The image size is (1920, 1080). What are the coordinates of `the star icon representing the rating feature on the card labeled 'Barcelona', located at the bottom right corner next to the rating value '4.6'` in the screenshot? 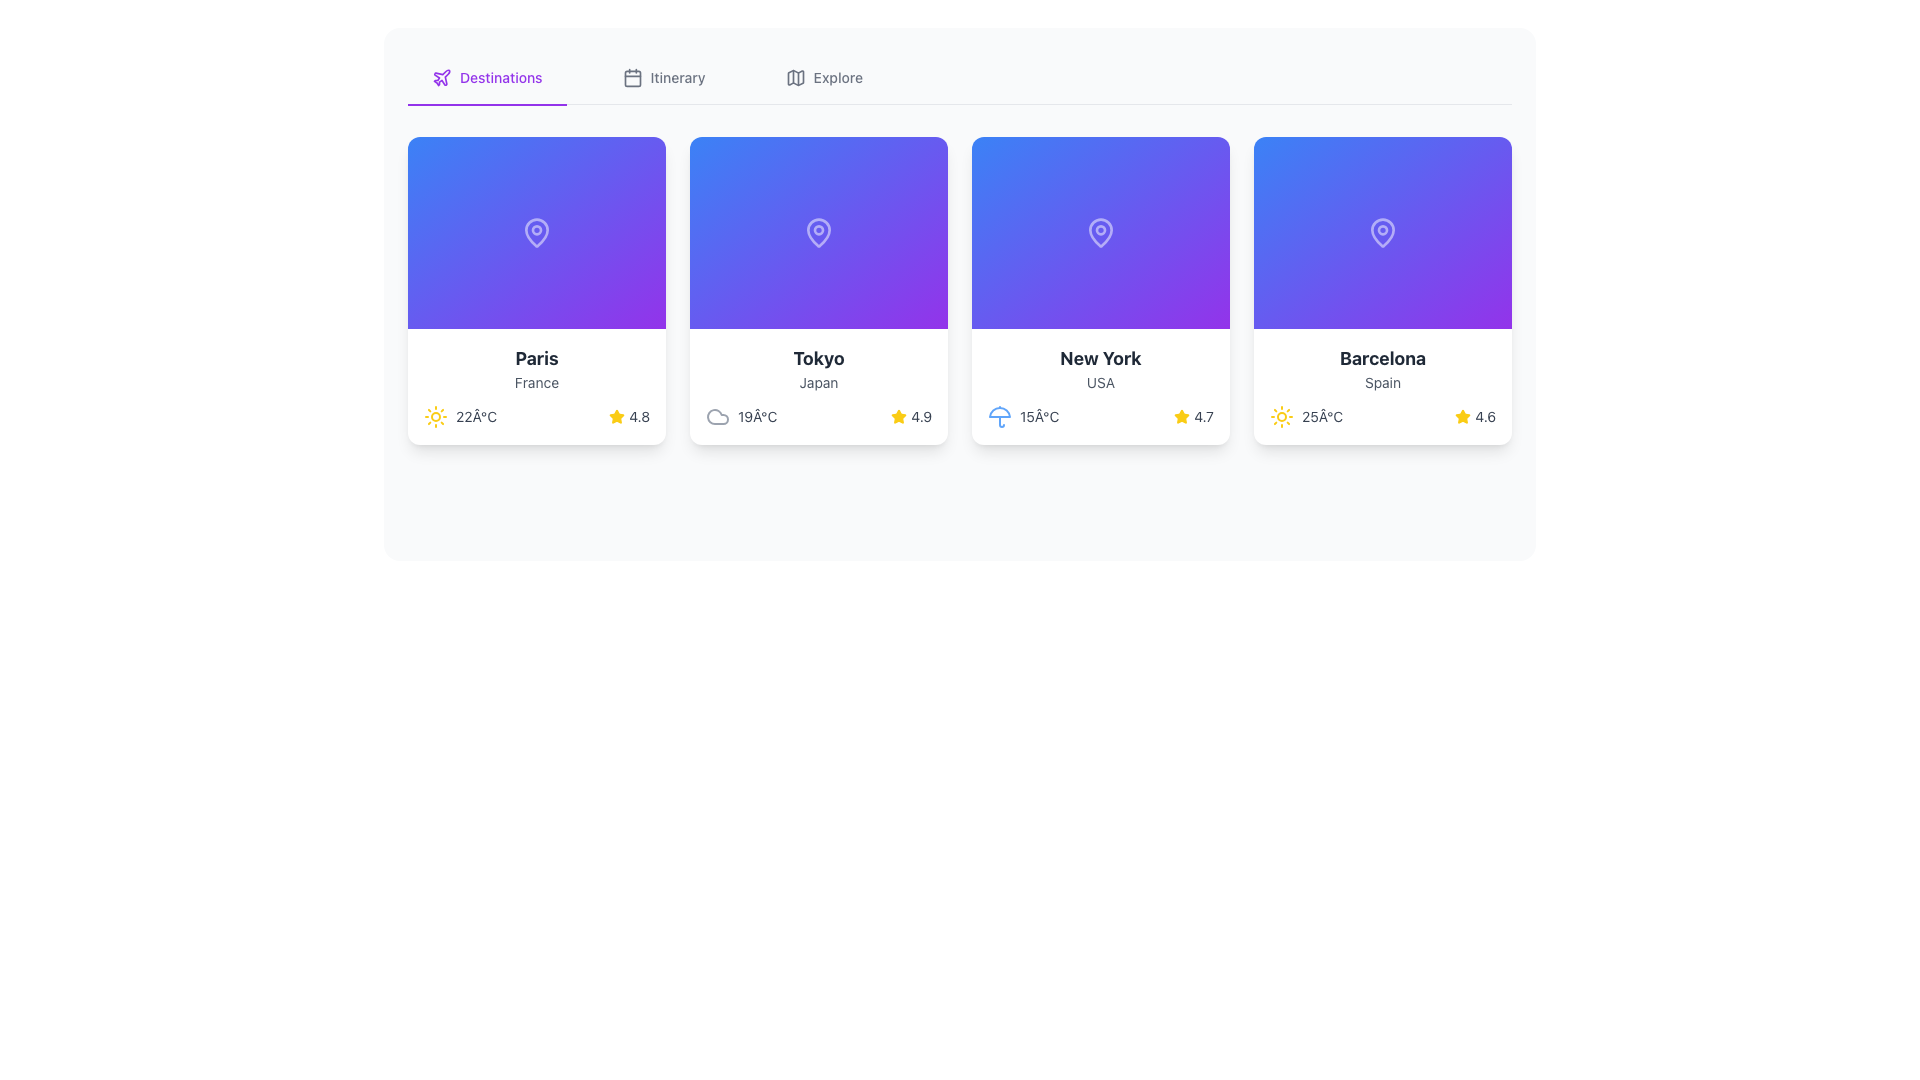 It's located at (1463, 415).